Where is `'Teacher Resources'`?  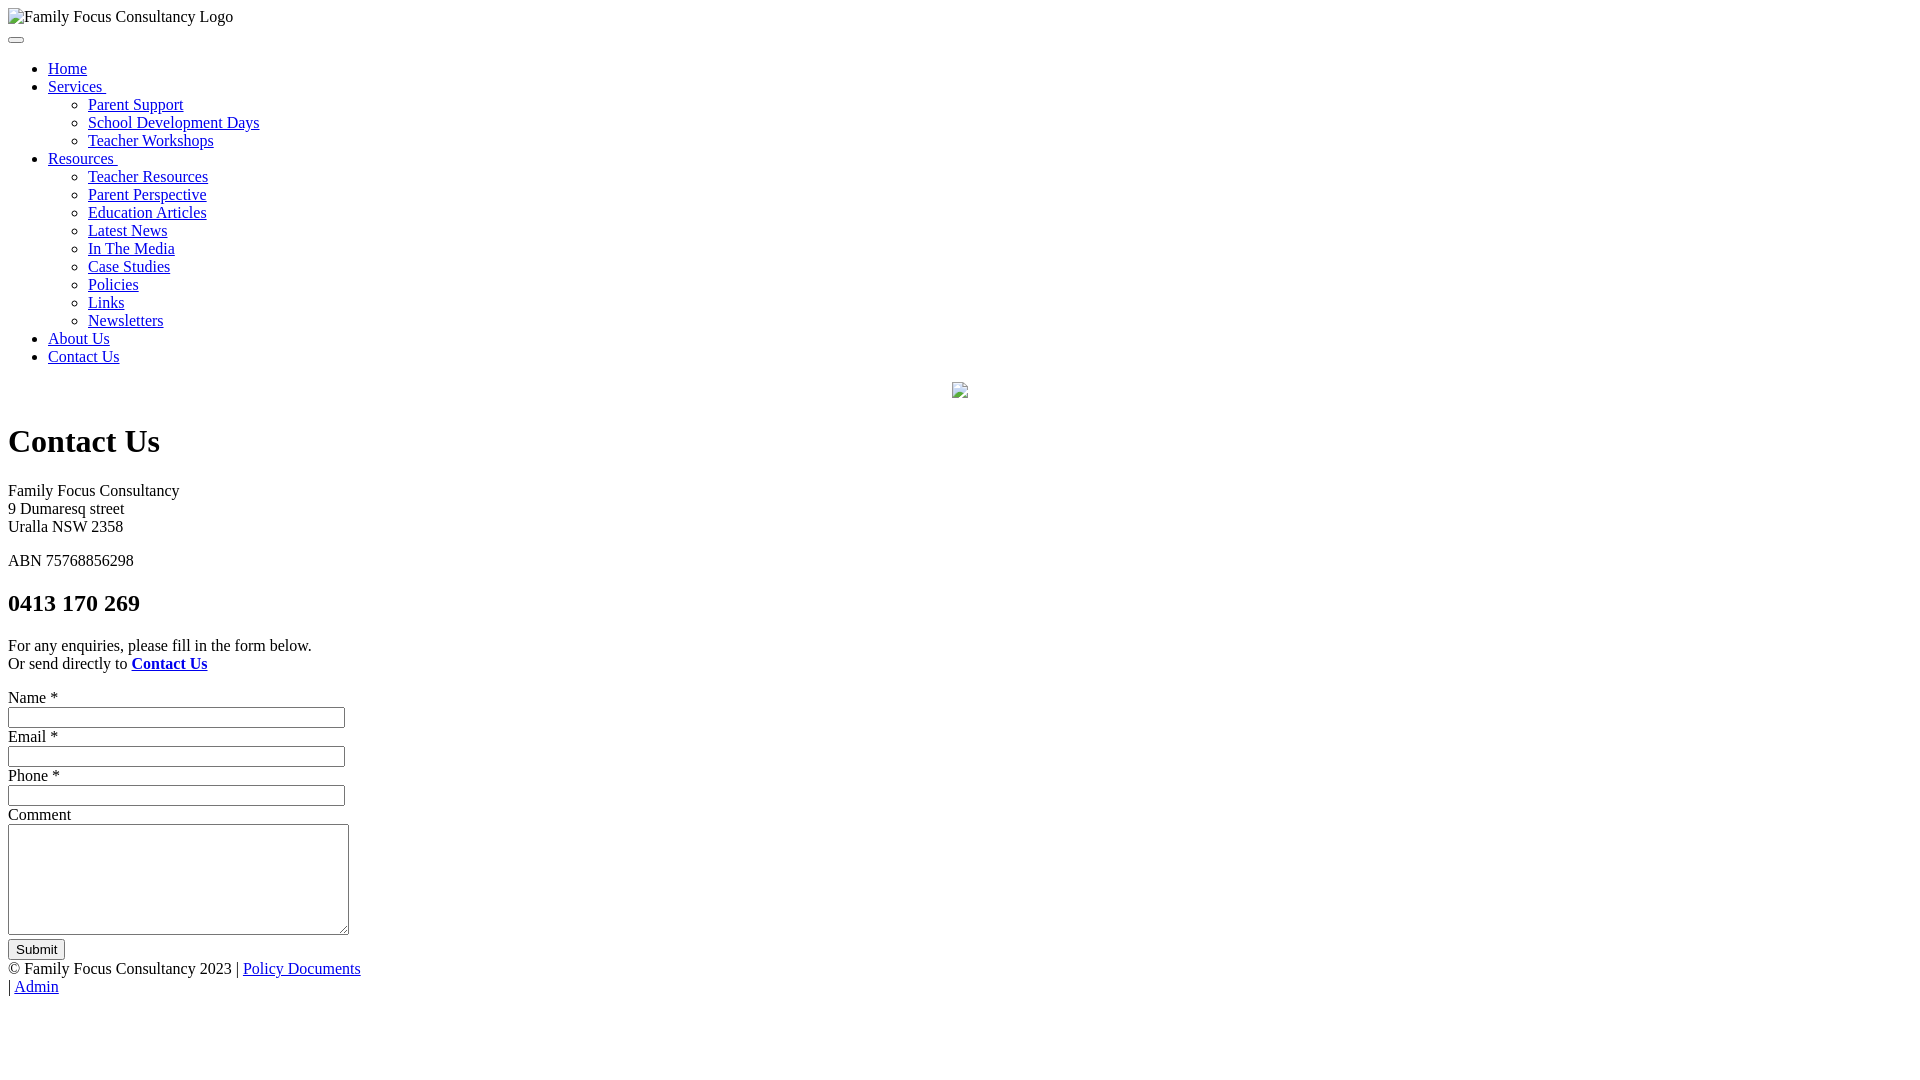
'Teacher Resources' is located at coordinates (86, 175).